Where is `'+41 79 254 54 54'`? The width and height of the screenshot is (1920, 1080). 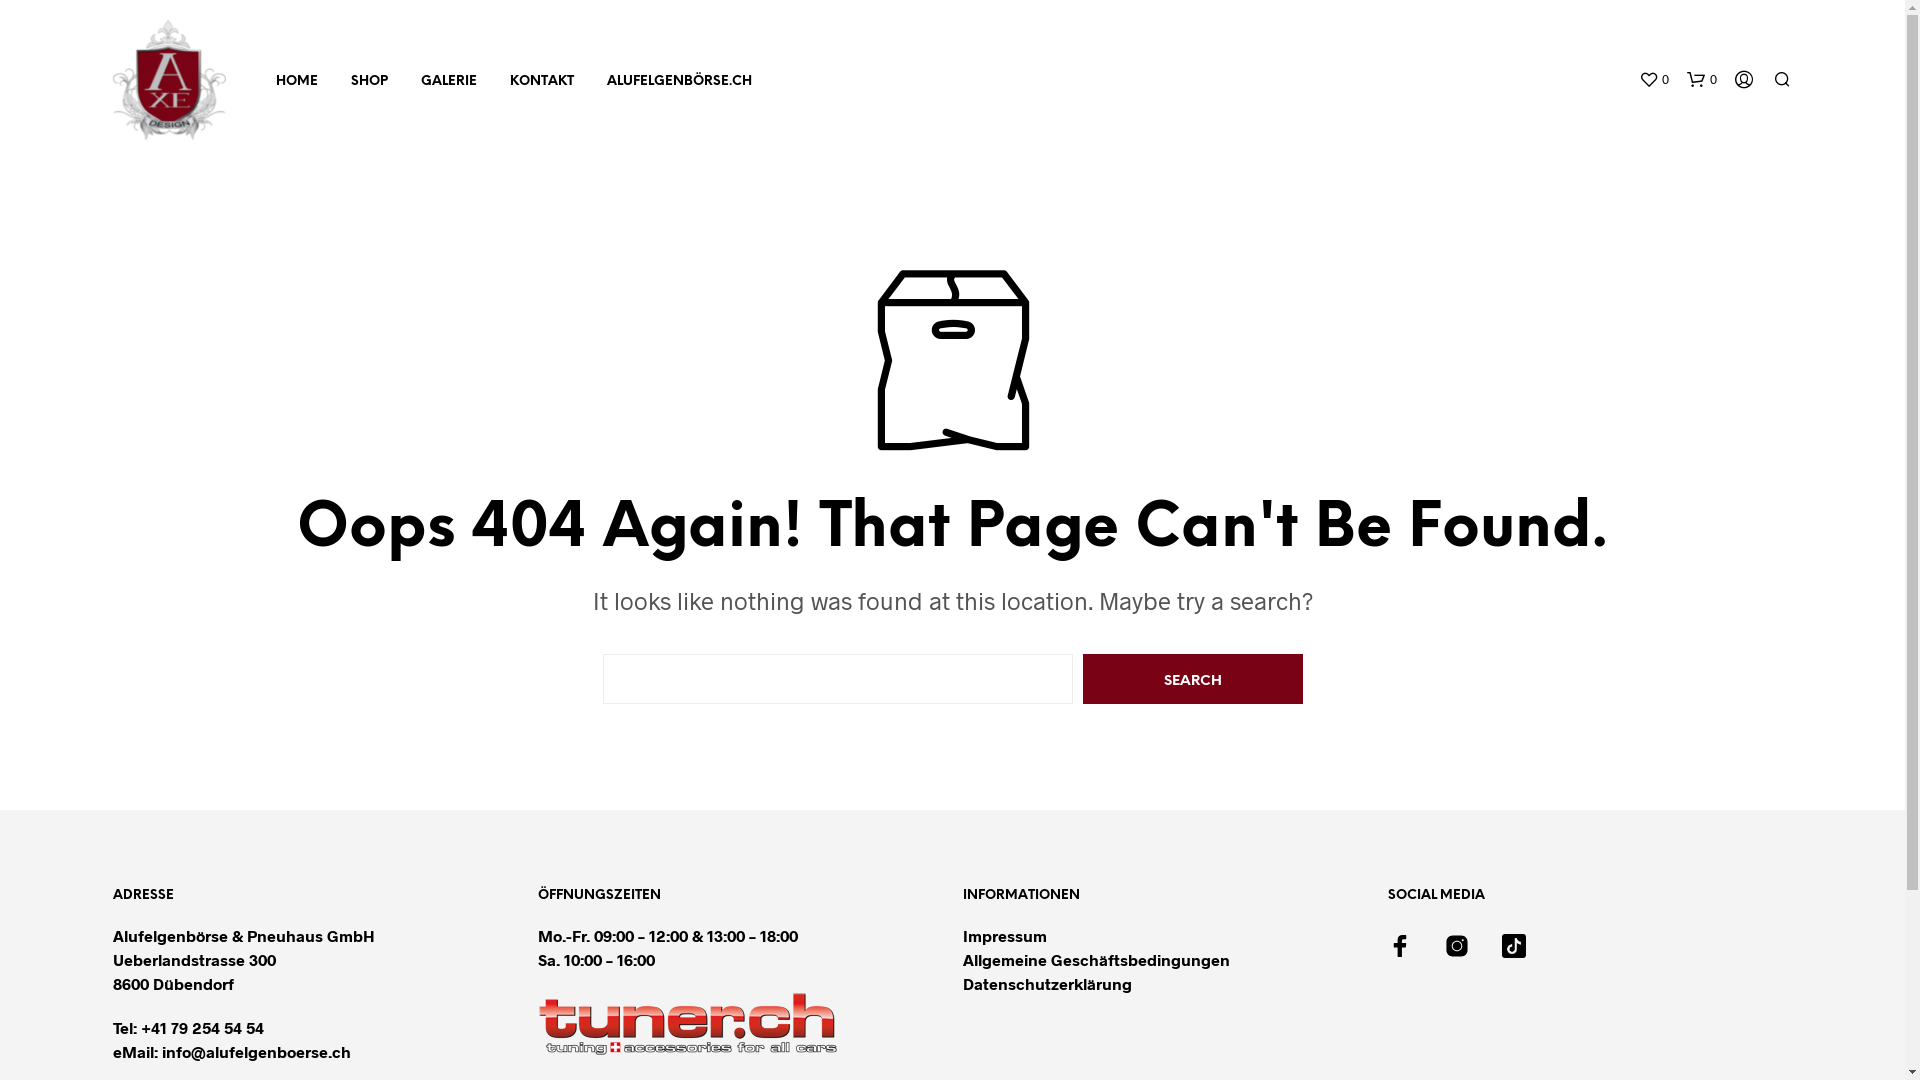 '+41 79 254 54 54' is located at coordinates (138, 1027).